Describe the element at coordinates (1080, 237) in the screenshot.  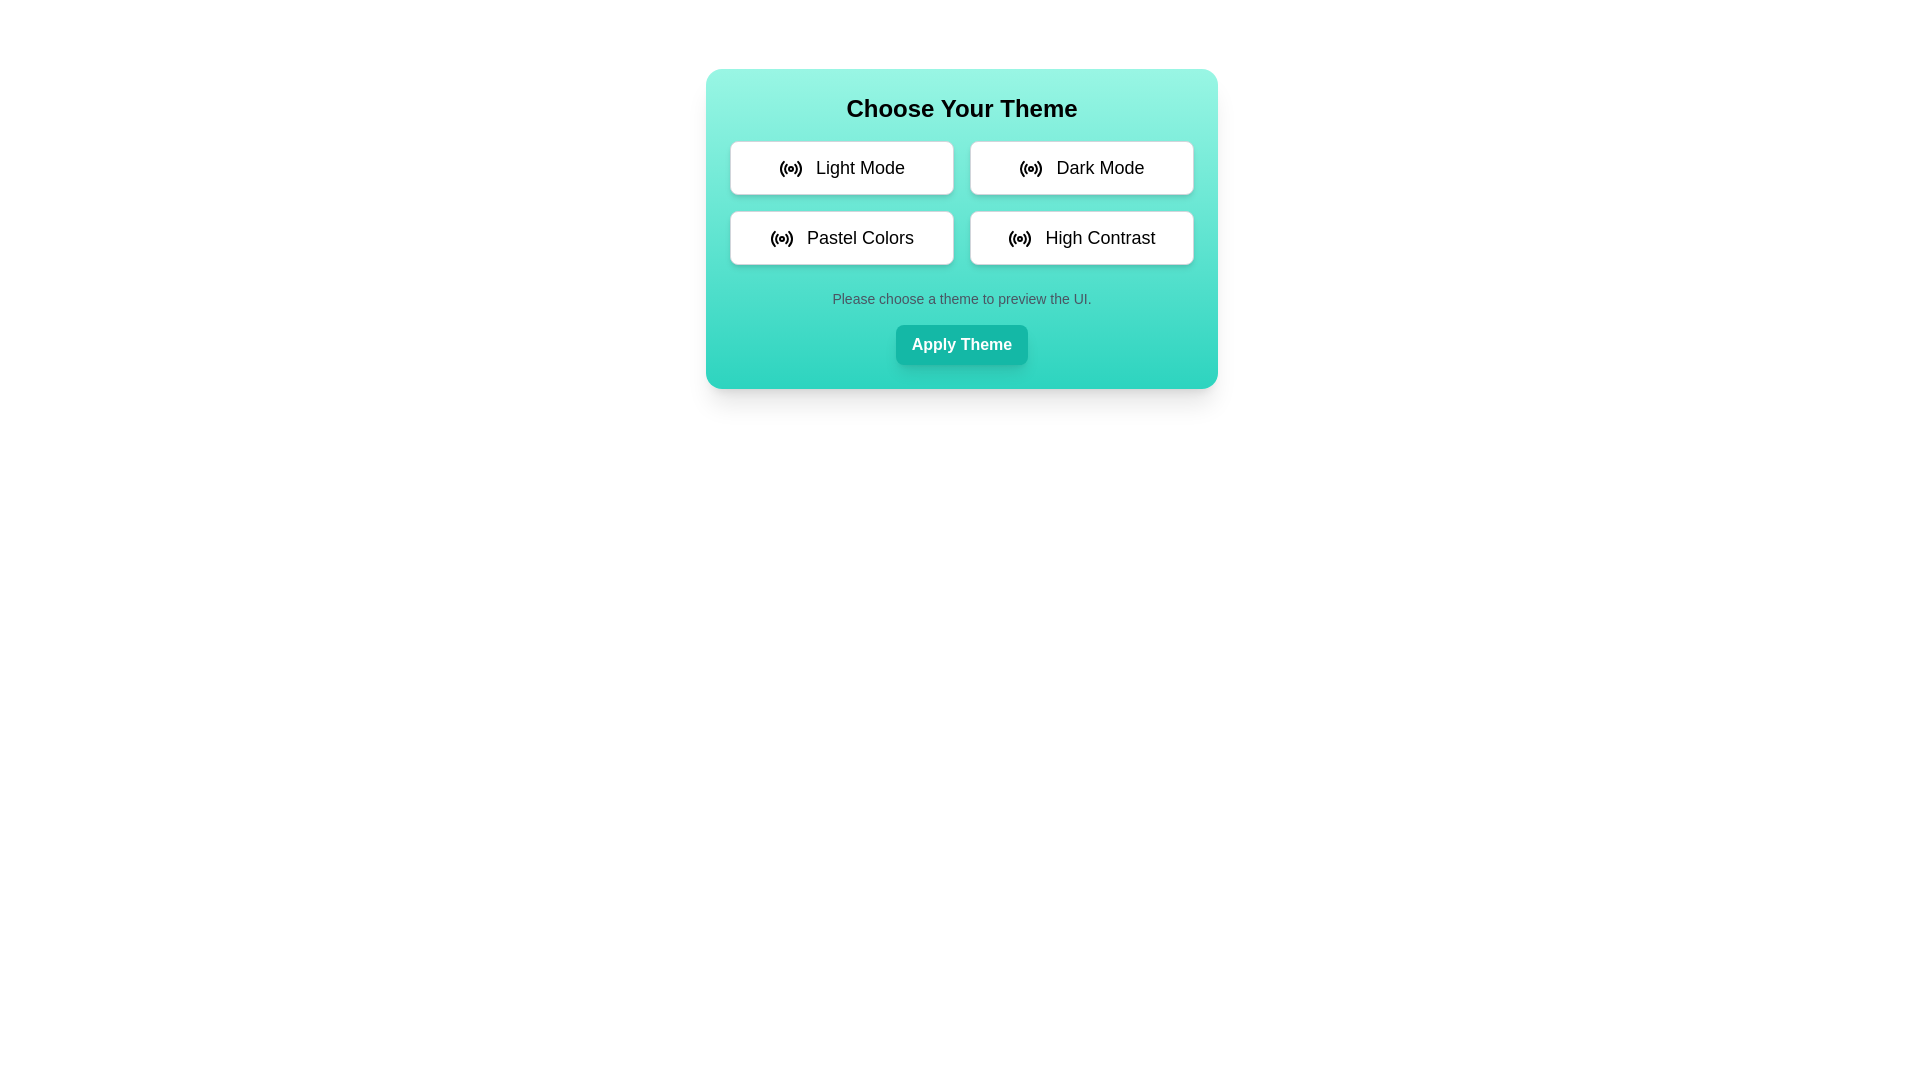
I see `the 'High Contrast' button located at the bottom-right of a 2x2 grid layout` at that location.